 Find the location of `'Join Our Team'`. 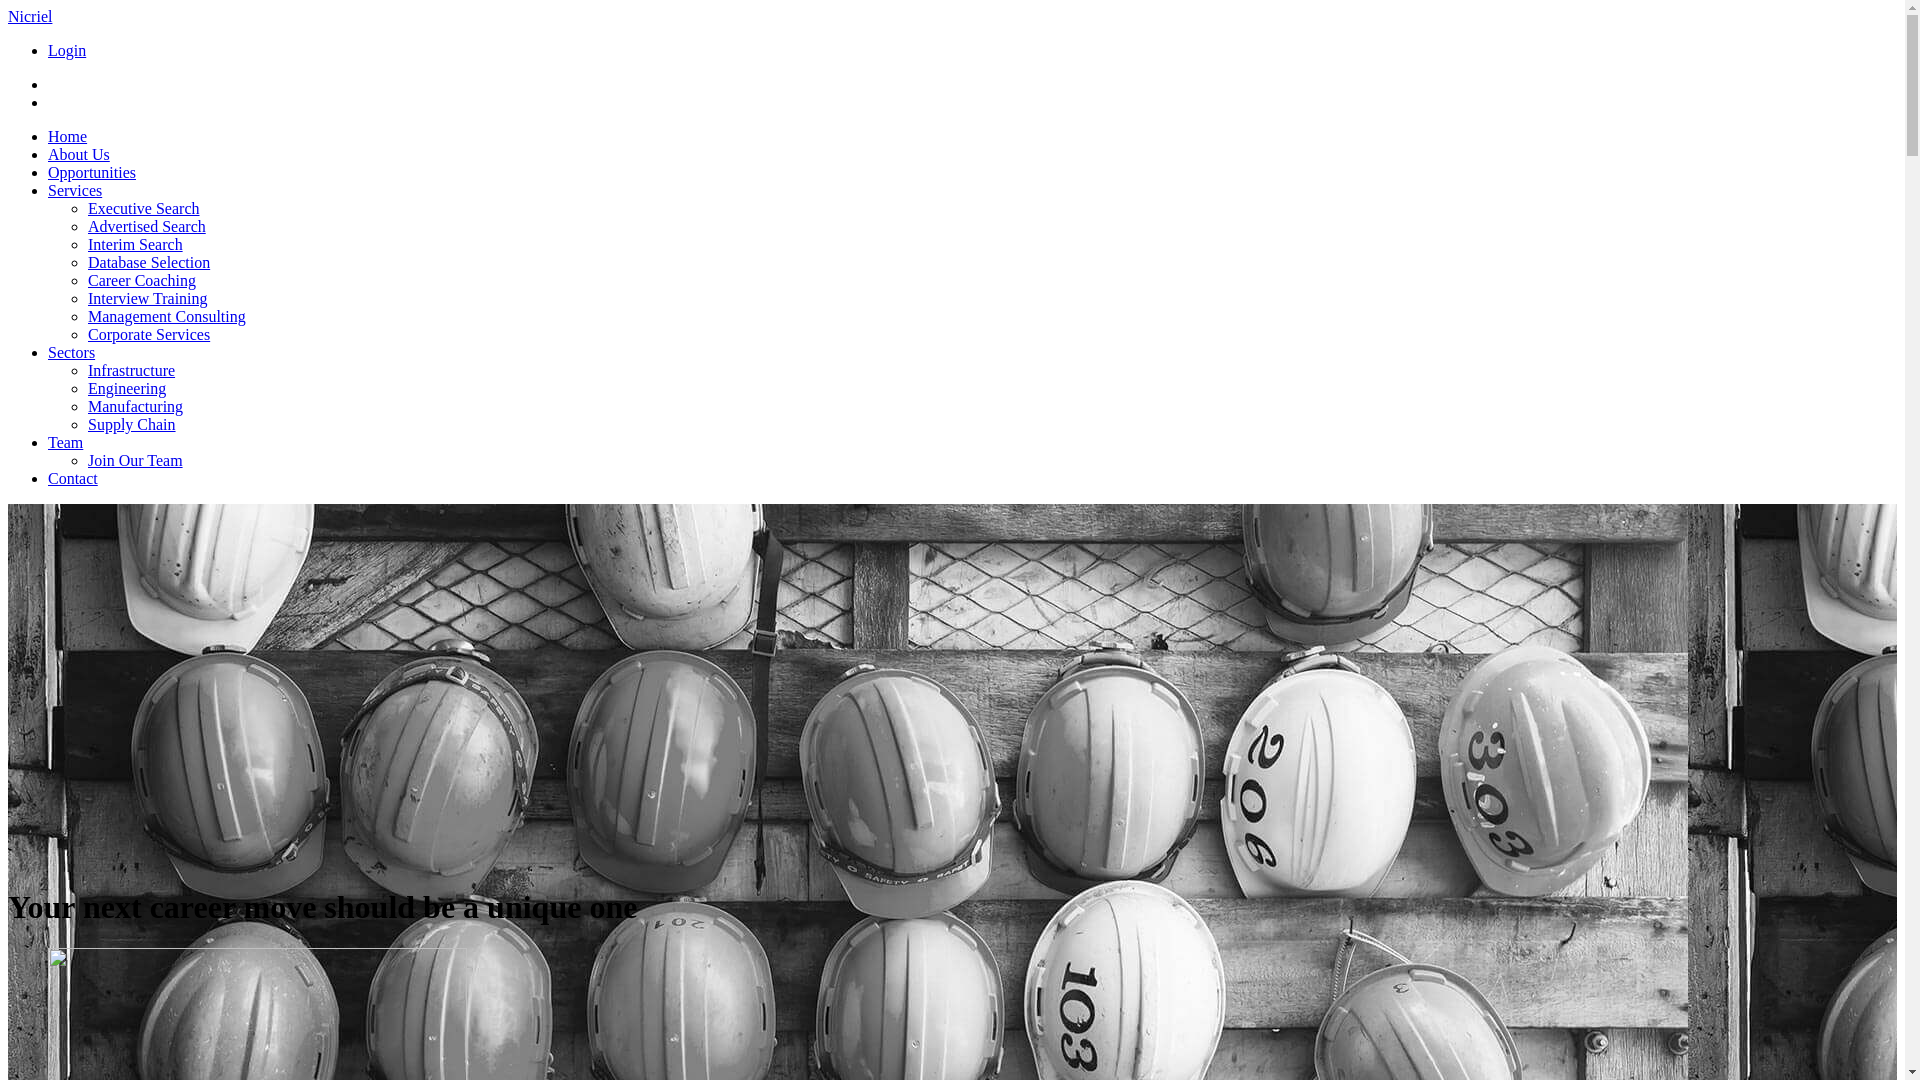

'Join Our Team' is located at coordinates (134, 460).